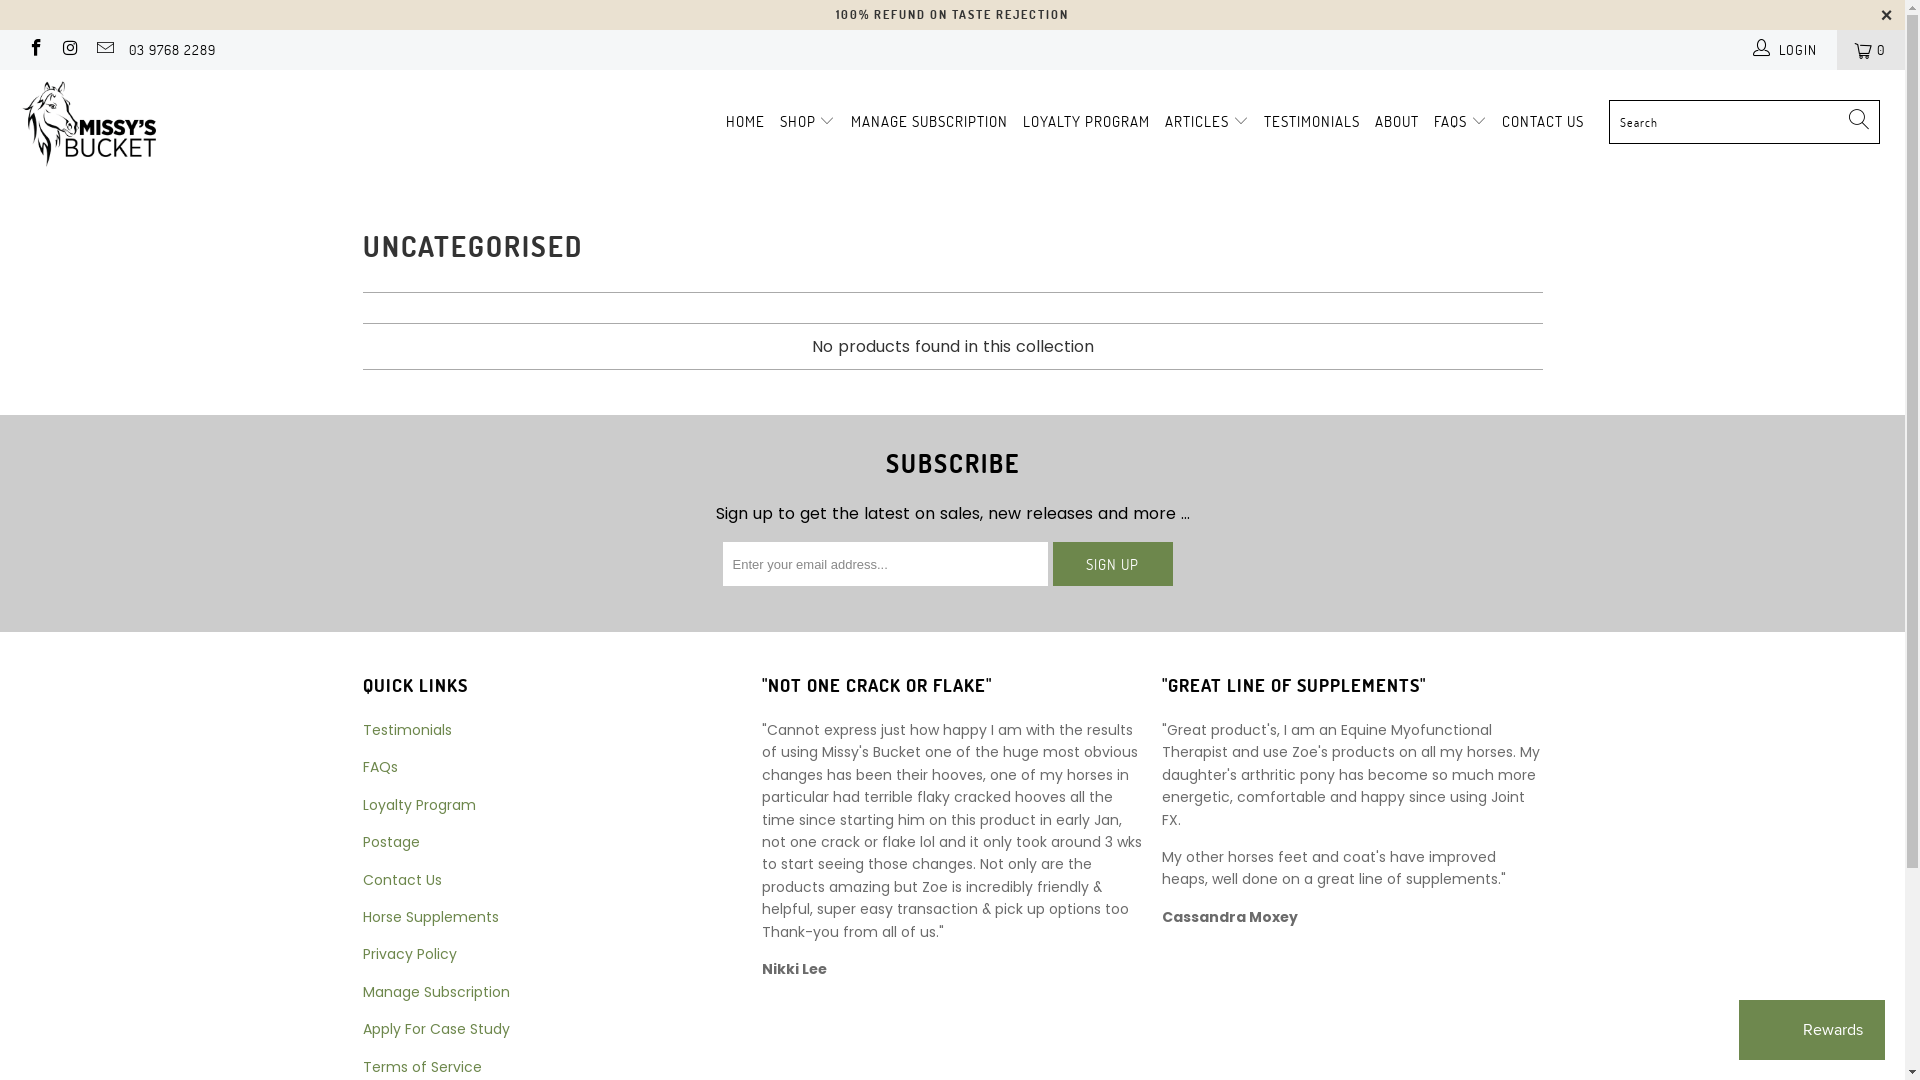 The image size is (1920, 1080). I want to click on 'Horse Supplements', so click(361, 917).